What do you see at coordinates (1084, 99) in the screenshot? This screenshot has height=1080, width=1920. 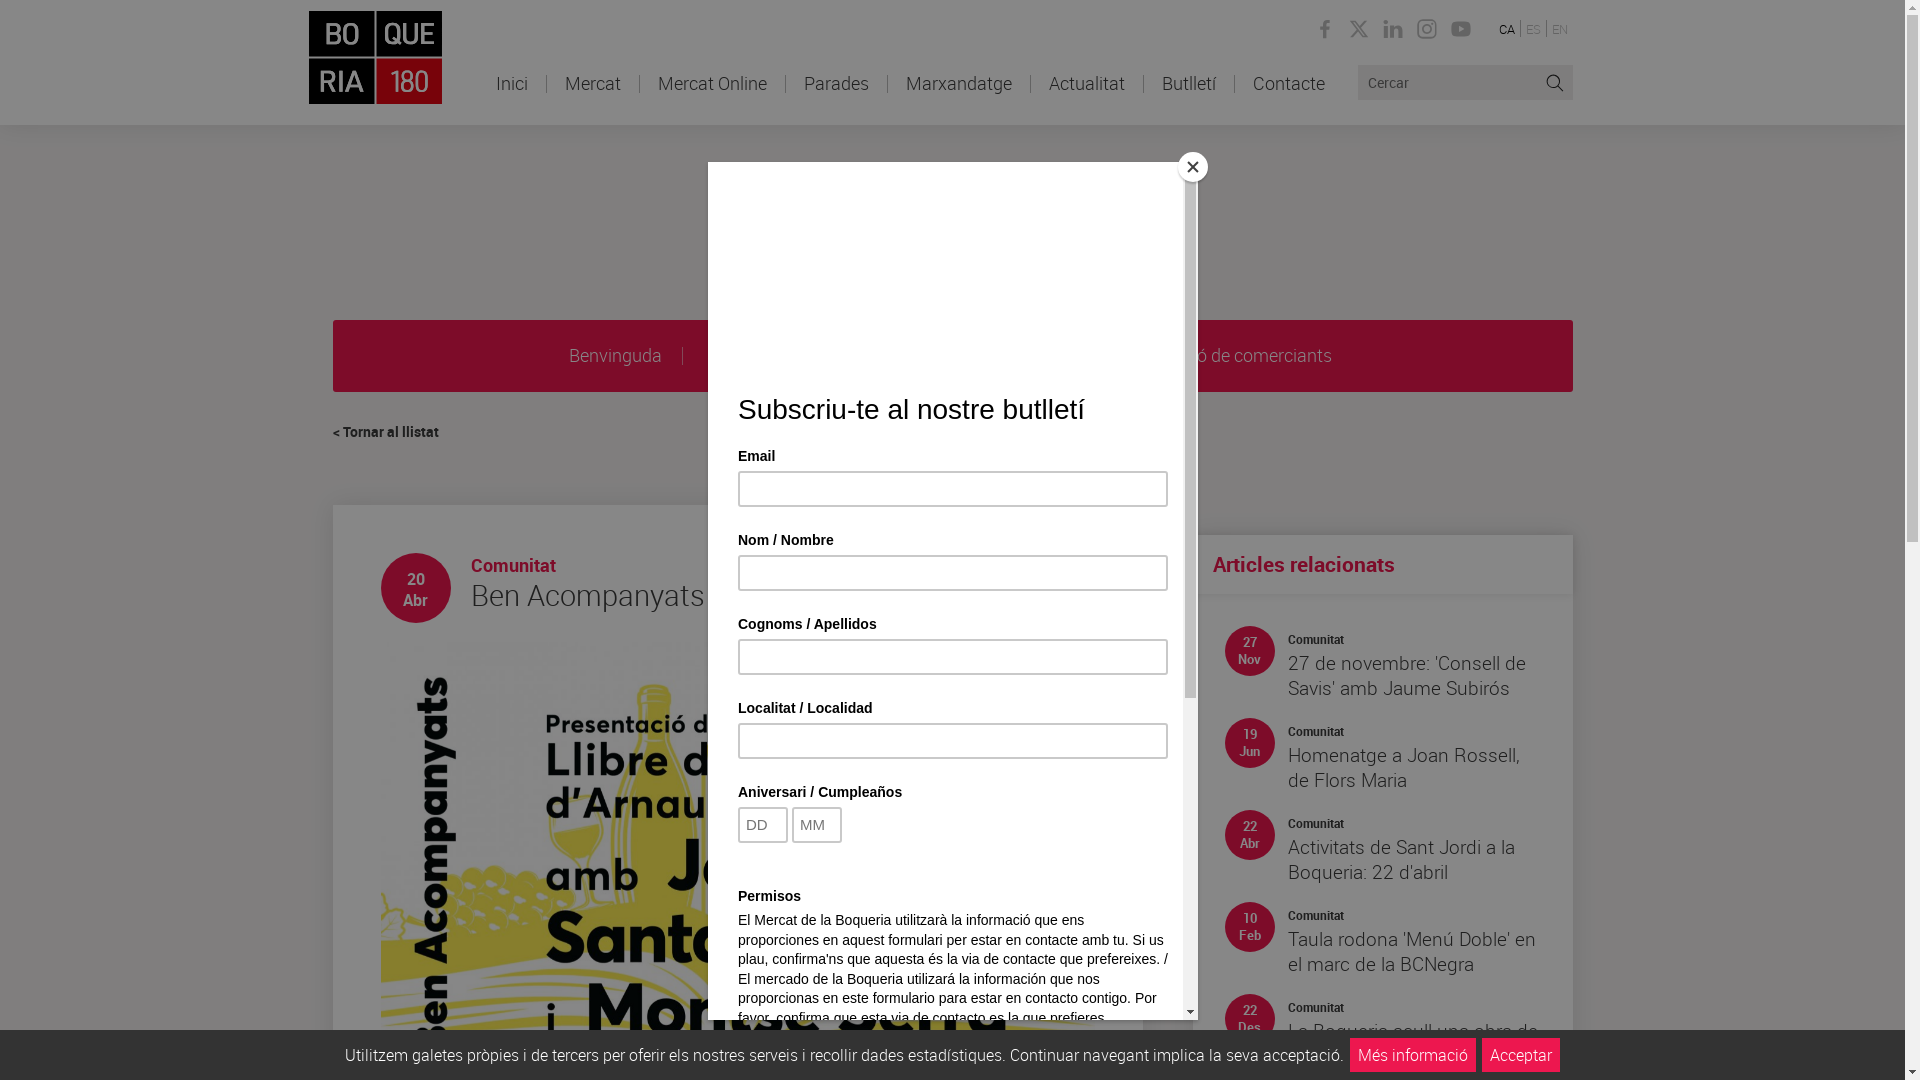 I see `'Actualitat'` at bounding box center [1084, 99].